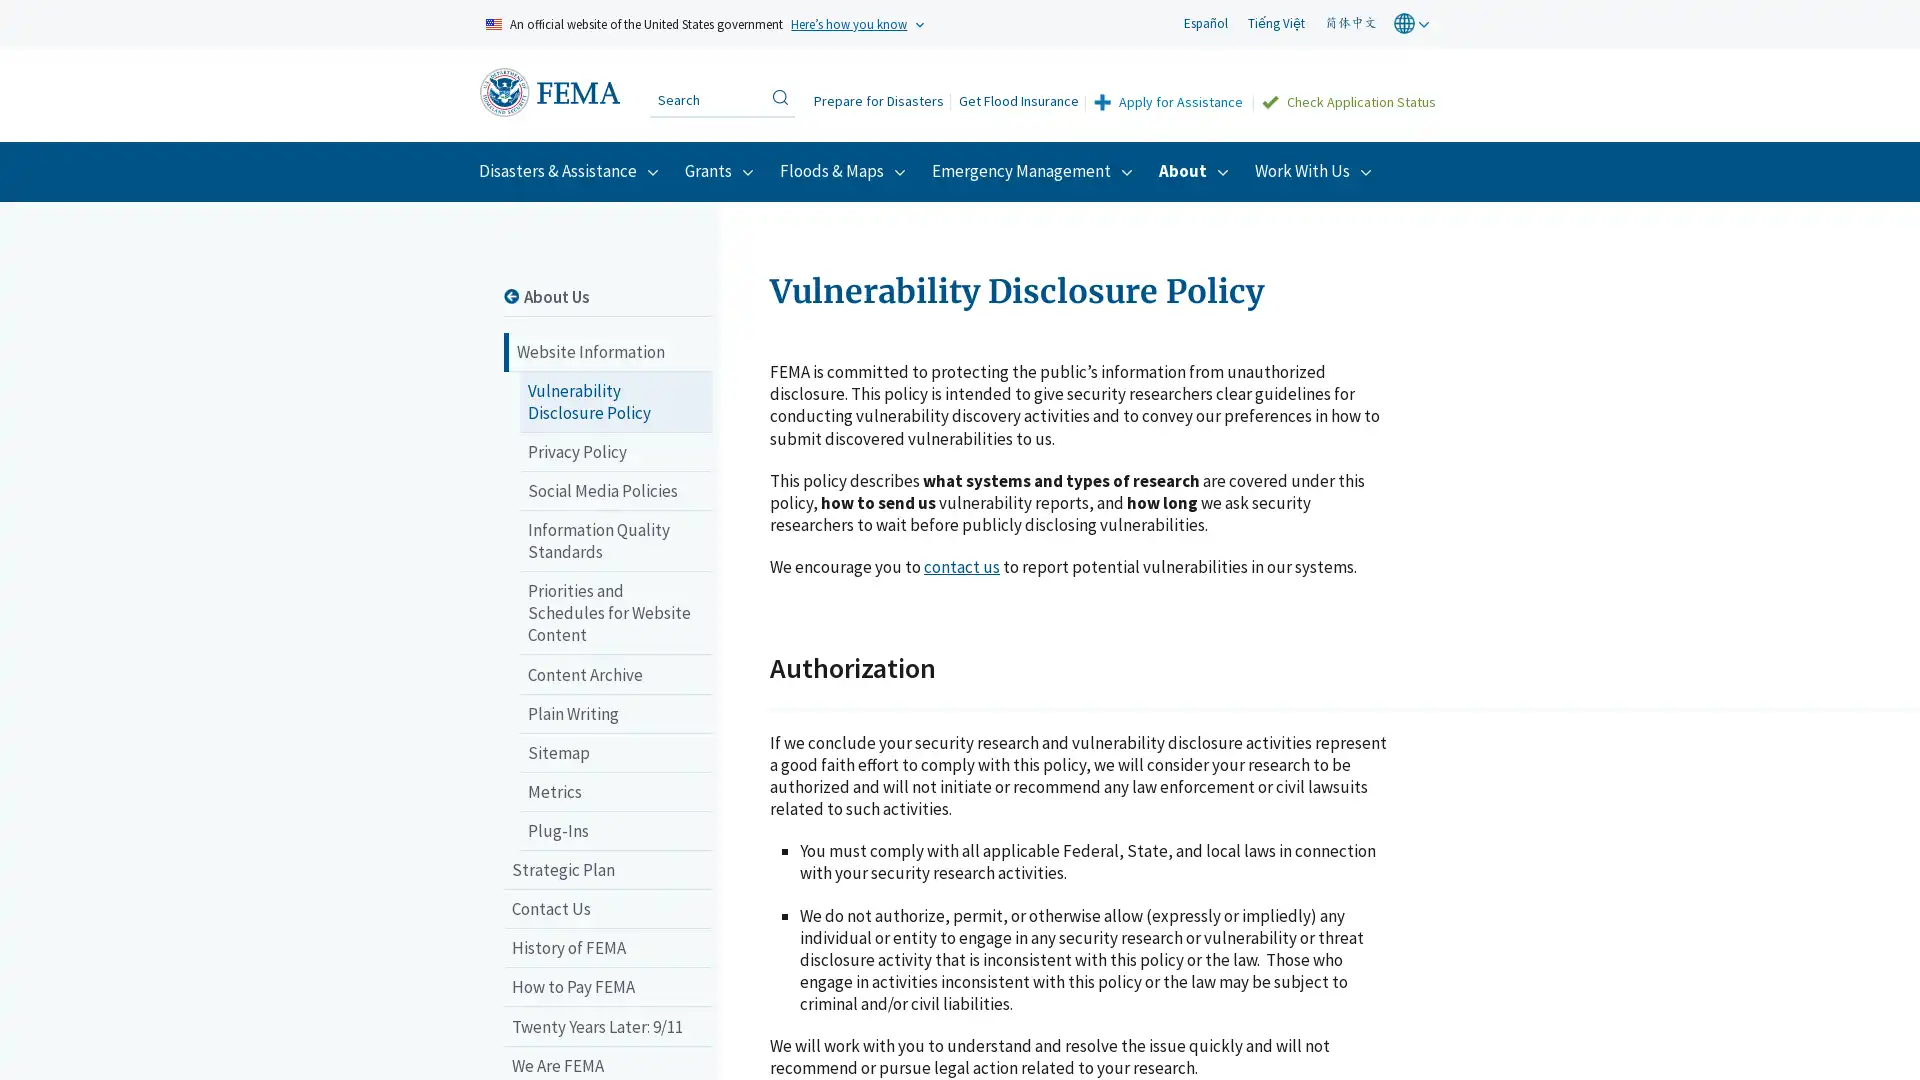 Image resolution: width=1920 pixels, height=1080 pixels. Describe the element at coordinates (1196, 169) in the screenshot. I see `About` at that location.